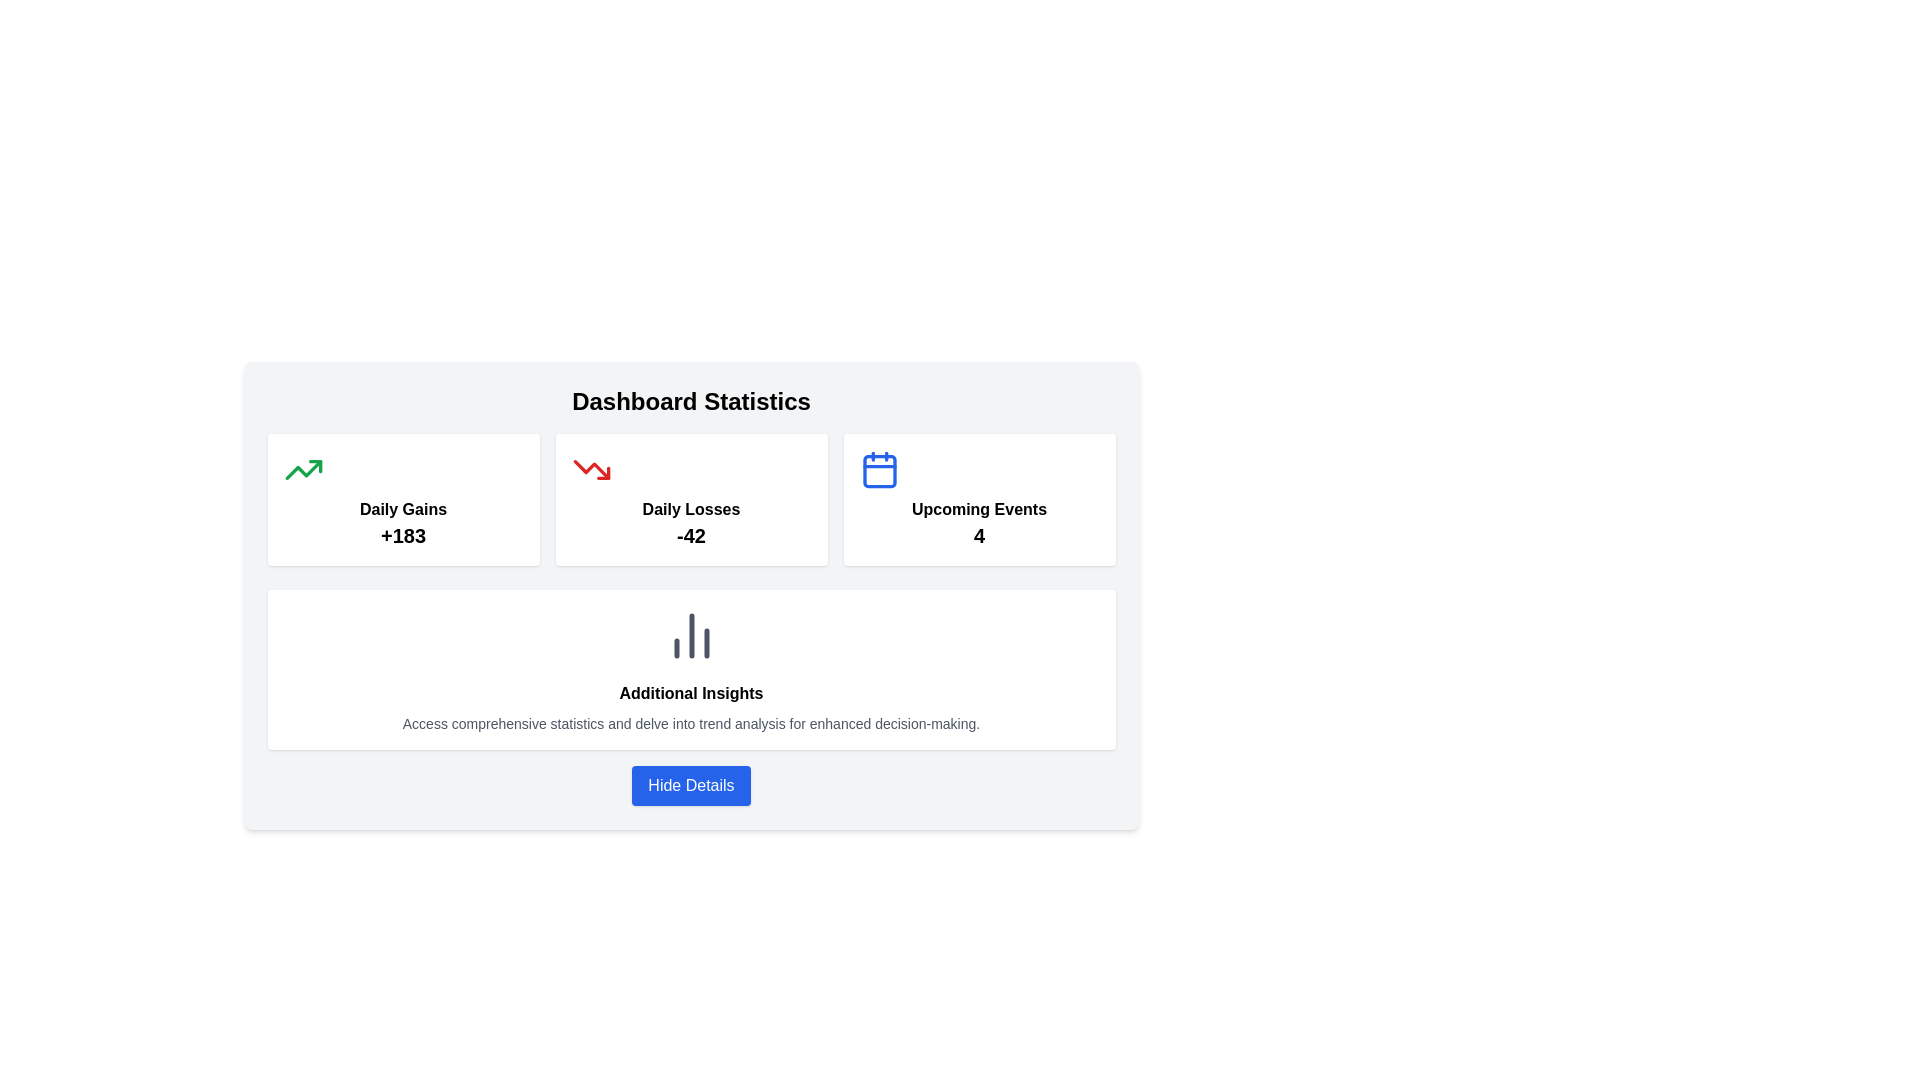 This screenshot has width=1920, height=1080. What do you see at coordinates (590, 470) in the screenshot?
I see `the SVG graphical icon representing a trend of decrease located in the second card of the dashboard statistics section, to the left of 'Daily Losses' and above the value '-42'` at bounding box center [590, 470].